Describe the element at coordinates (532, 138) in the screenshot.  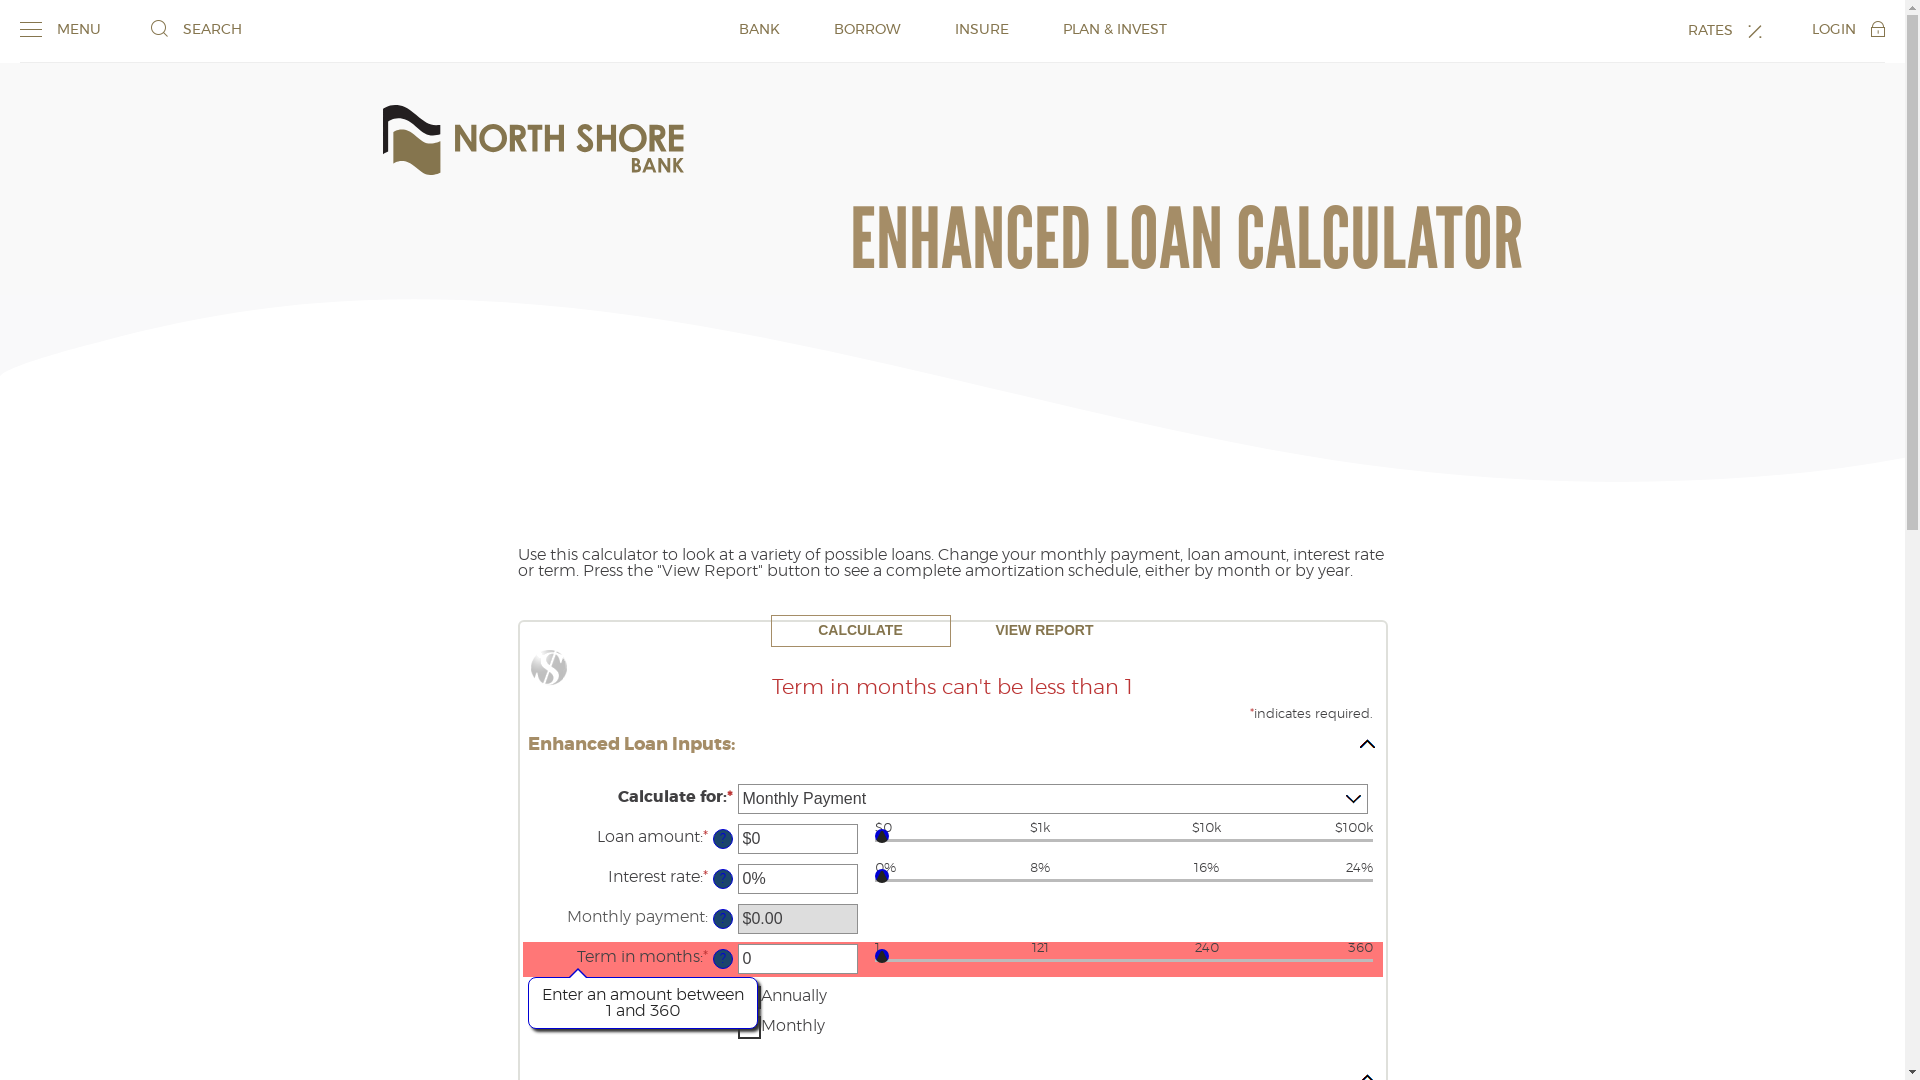
I see `'North Shore Bank of Commerce, Duluth, MN'` at that location.